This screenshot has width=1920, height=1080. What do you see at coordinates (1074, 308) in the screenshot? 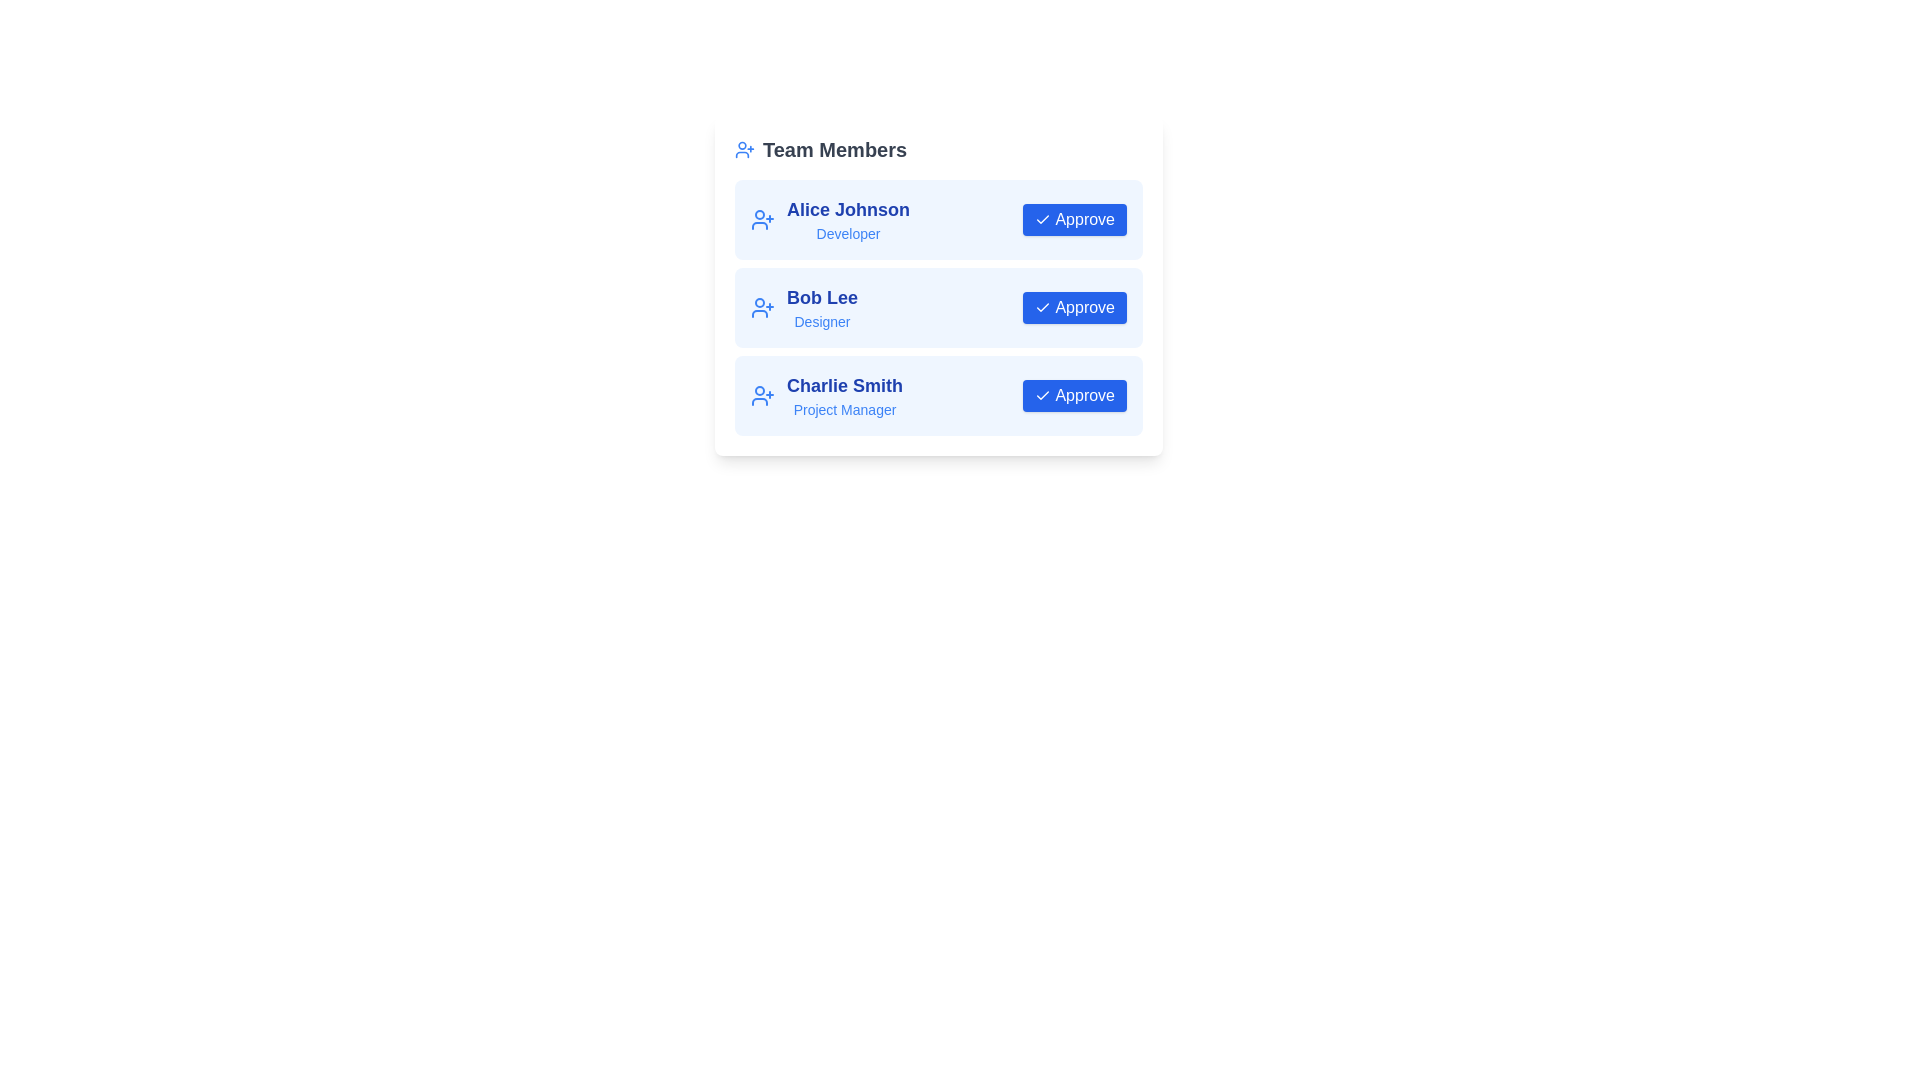
I see `the 'Approve' button associated with the team member 'Bob Lee' to confirm and process the approval action` at bounding box center [1074, 308].